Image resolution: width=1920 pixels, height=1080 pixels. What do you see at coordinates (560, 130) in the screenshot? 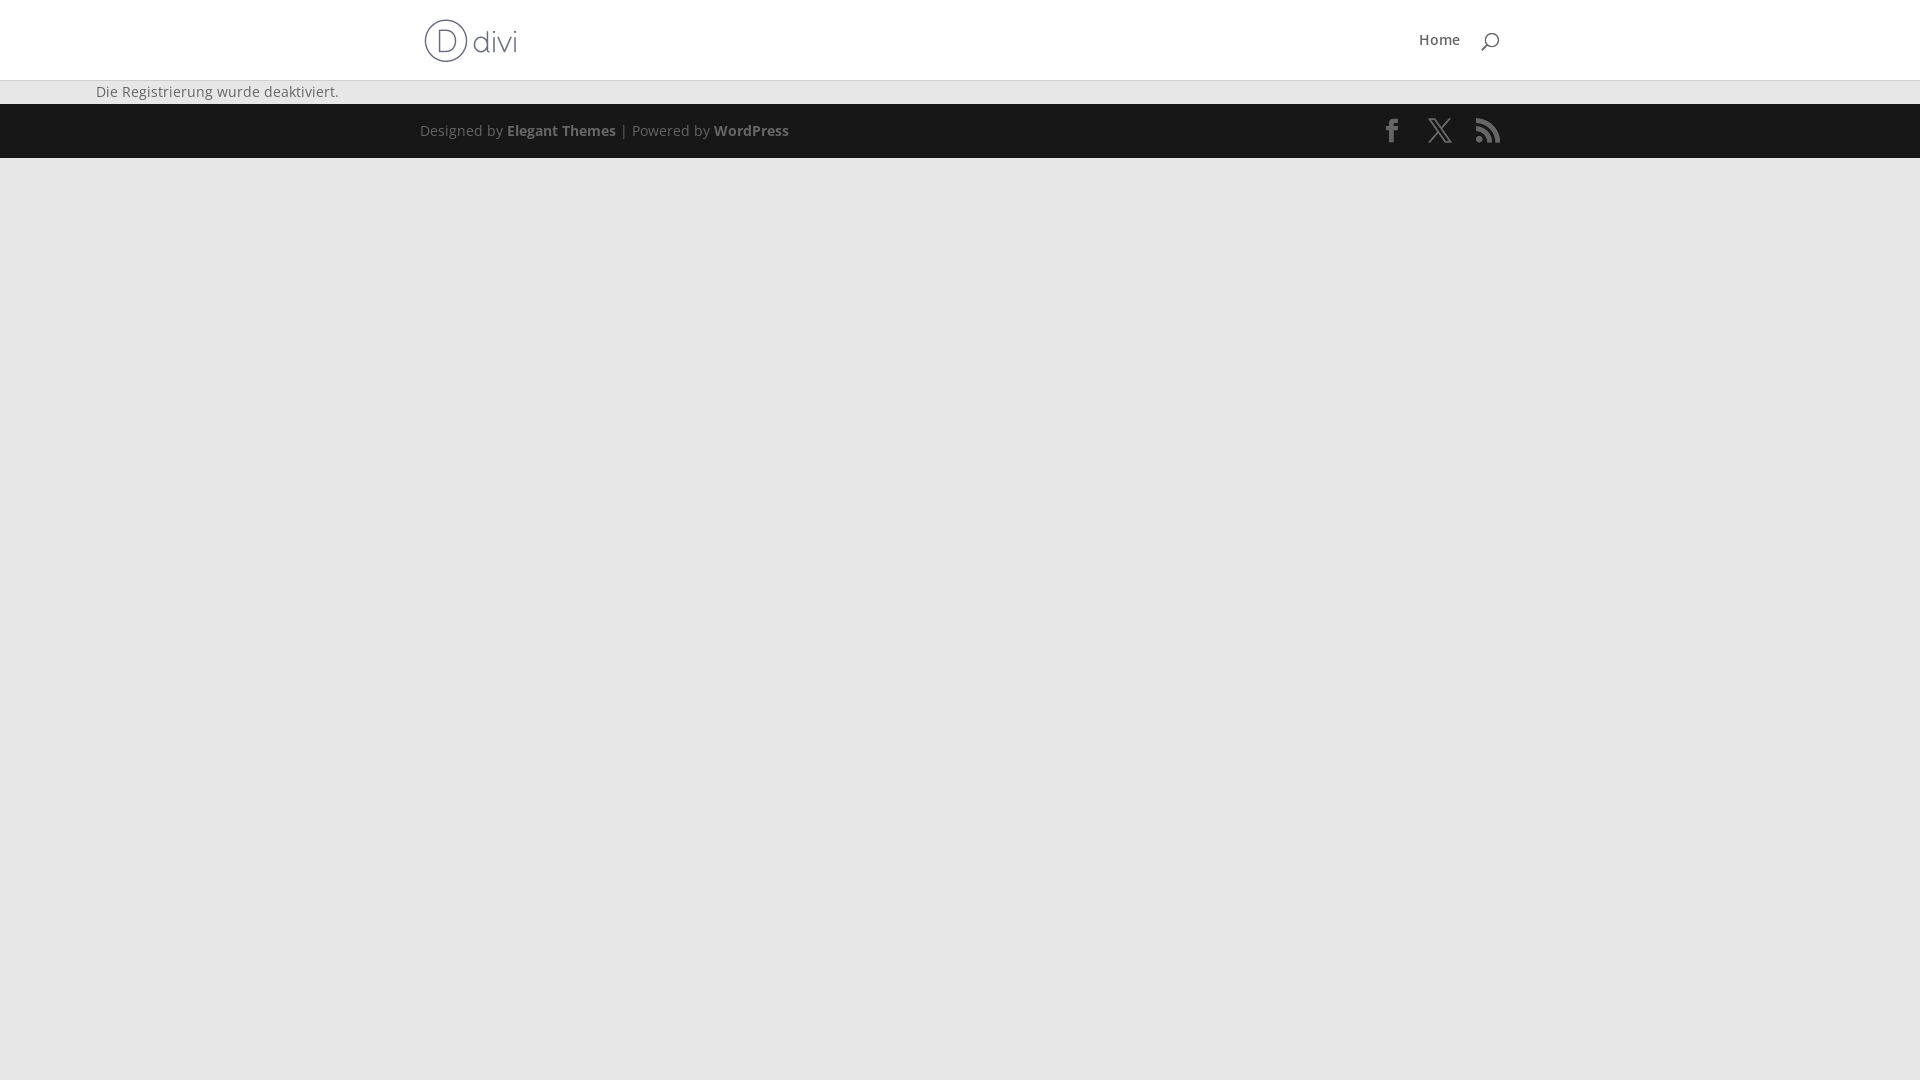
I see `'Elegant Themes'` at bounding box center [560, 130].